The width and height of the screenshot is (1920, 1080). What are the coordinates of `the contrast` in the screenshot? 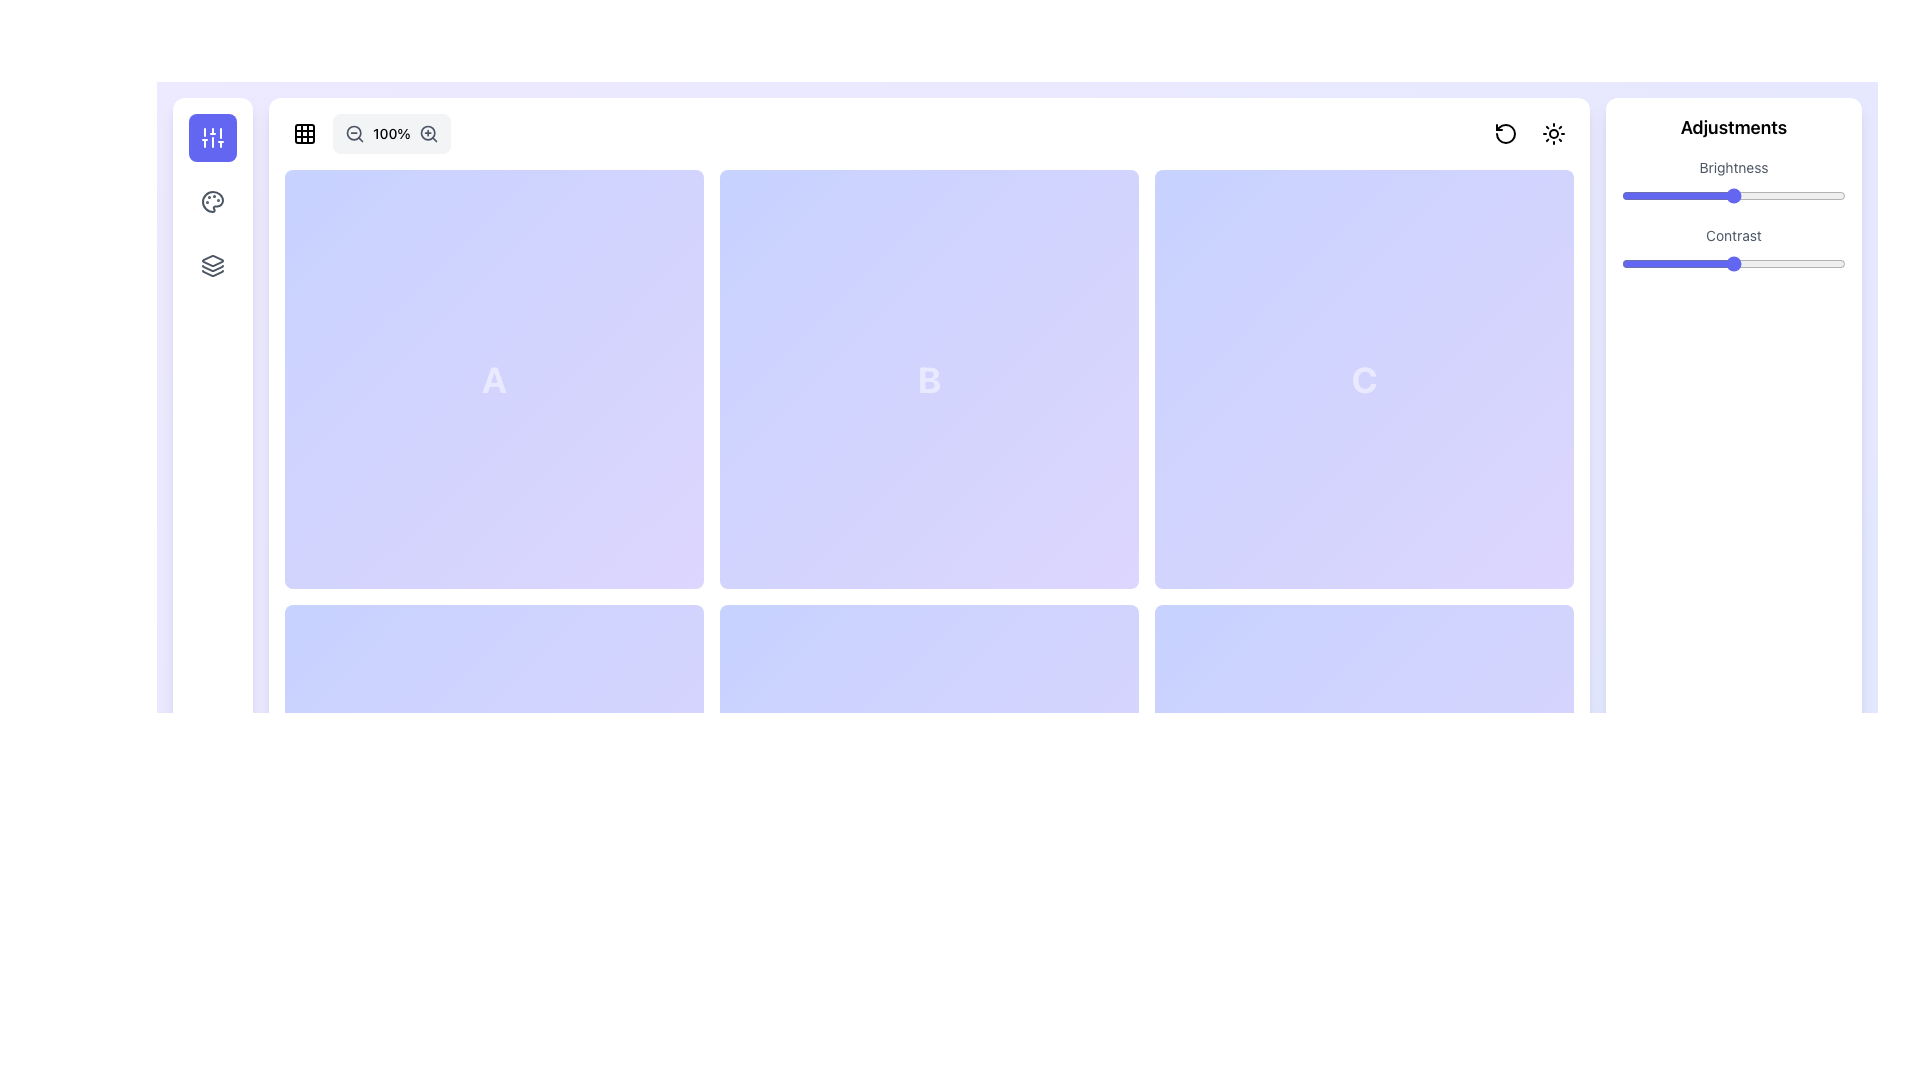 It's located at (1732, 262).